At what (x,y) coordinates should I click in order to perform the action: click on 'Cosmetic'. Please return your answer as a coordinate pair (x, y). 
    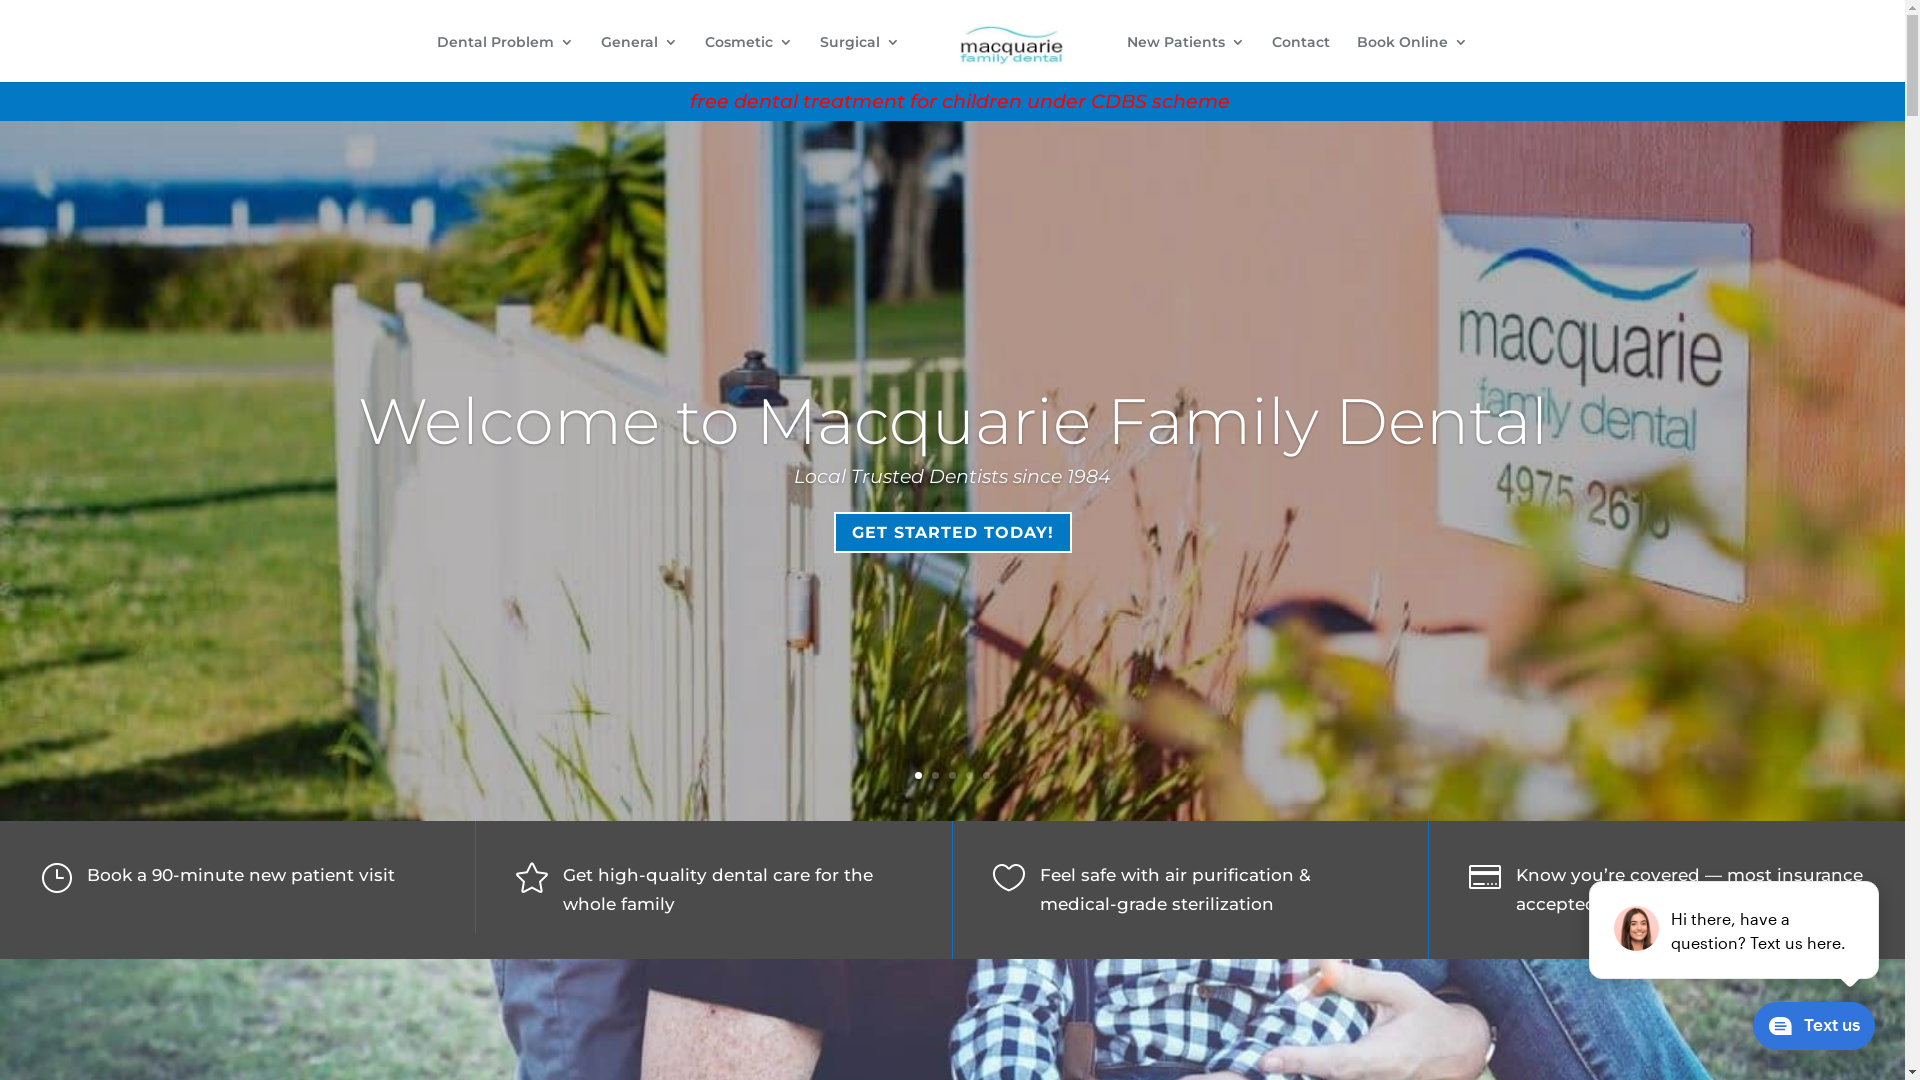
    Looking at the image, I should click on (705, 57).